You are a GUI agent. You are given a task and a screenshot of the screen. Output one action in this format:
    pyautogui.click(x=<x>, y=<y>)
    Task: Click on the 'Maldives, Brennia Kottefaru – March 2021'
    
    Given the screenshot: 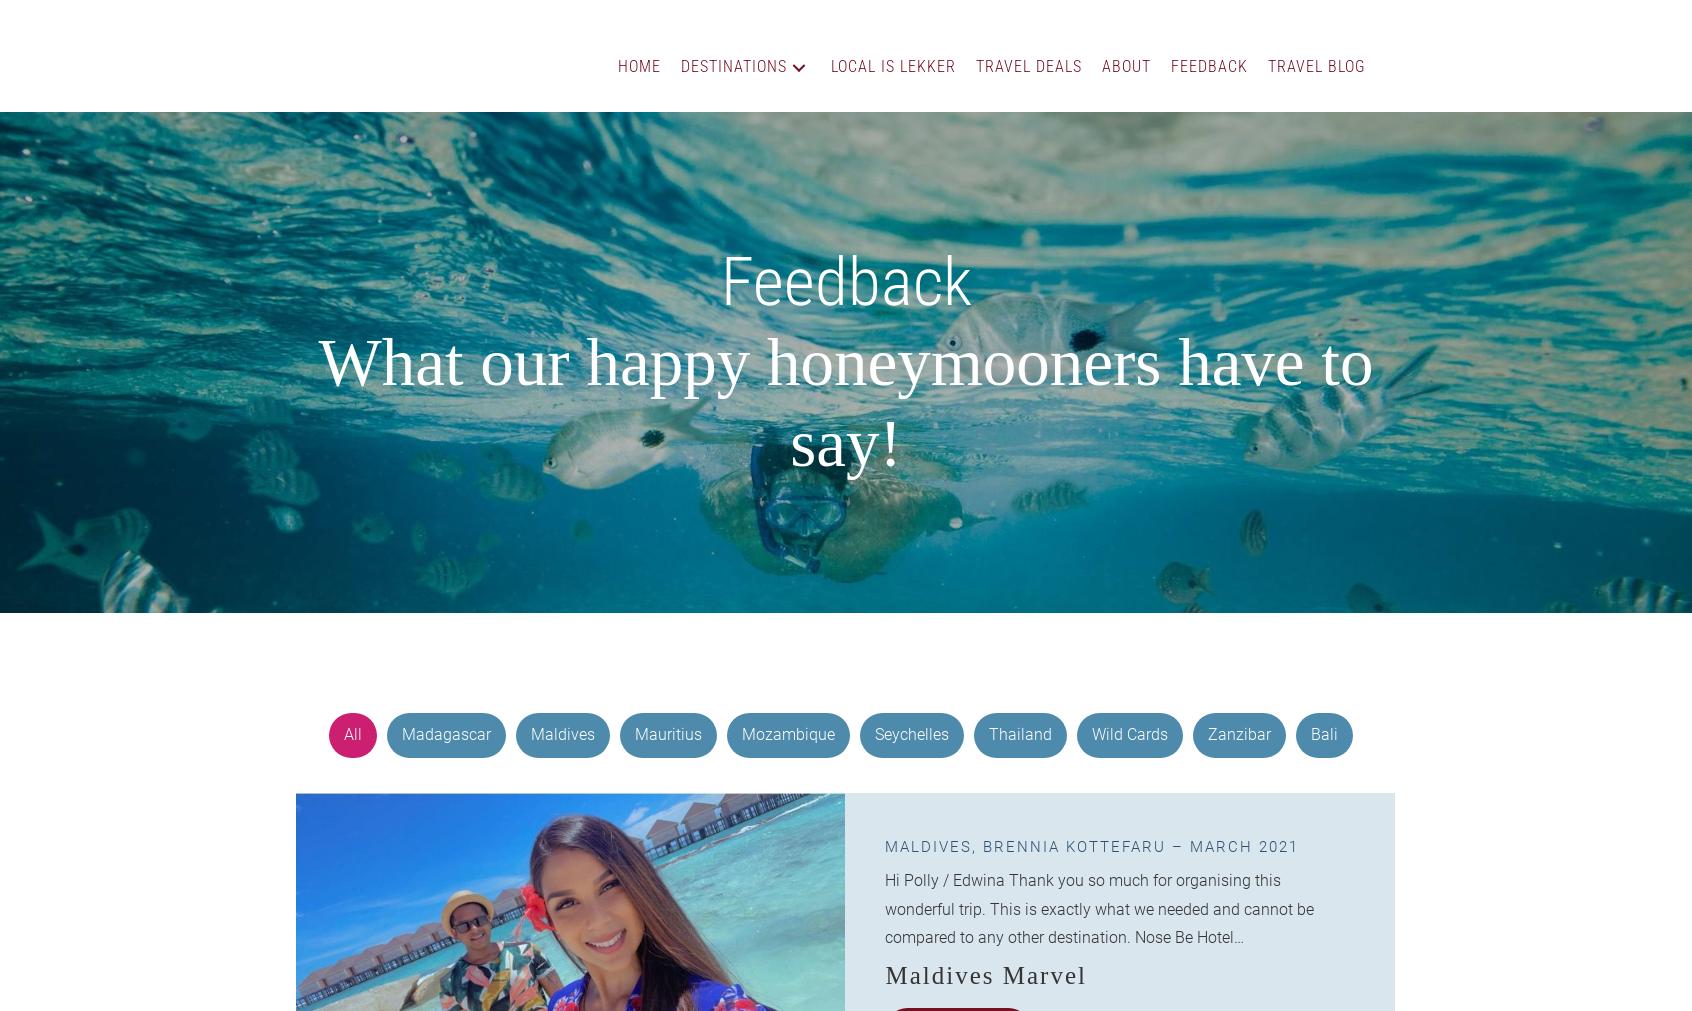 What is the action you would take?
    pyautogui.click(x=1092, y=846)
    